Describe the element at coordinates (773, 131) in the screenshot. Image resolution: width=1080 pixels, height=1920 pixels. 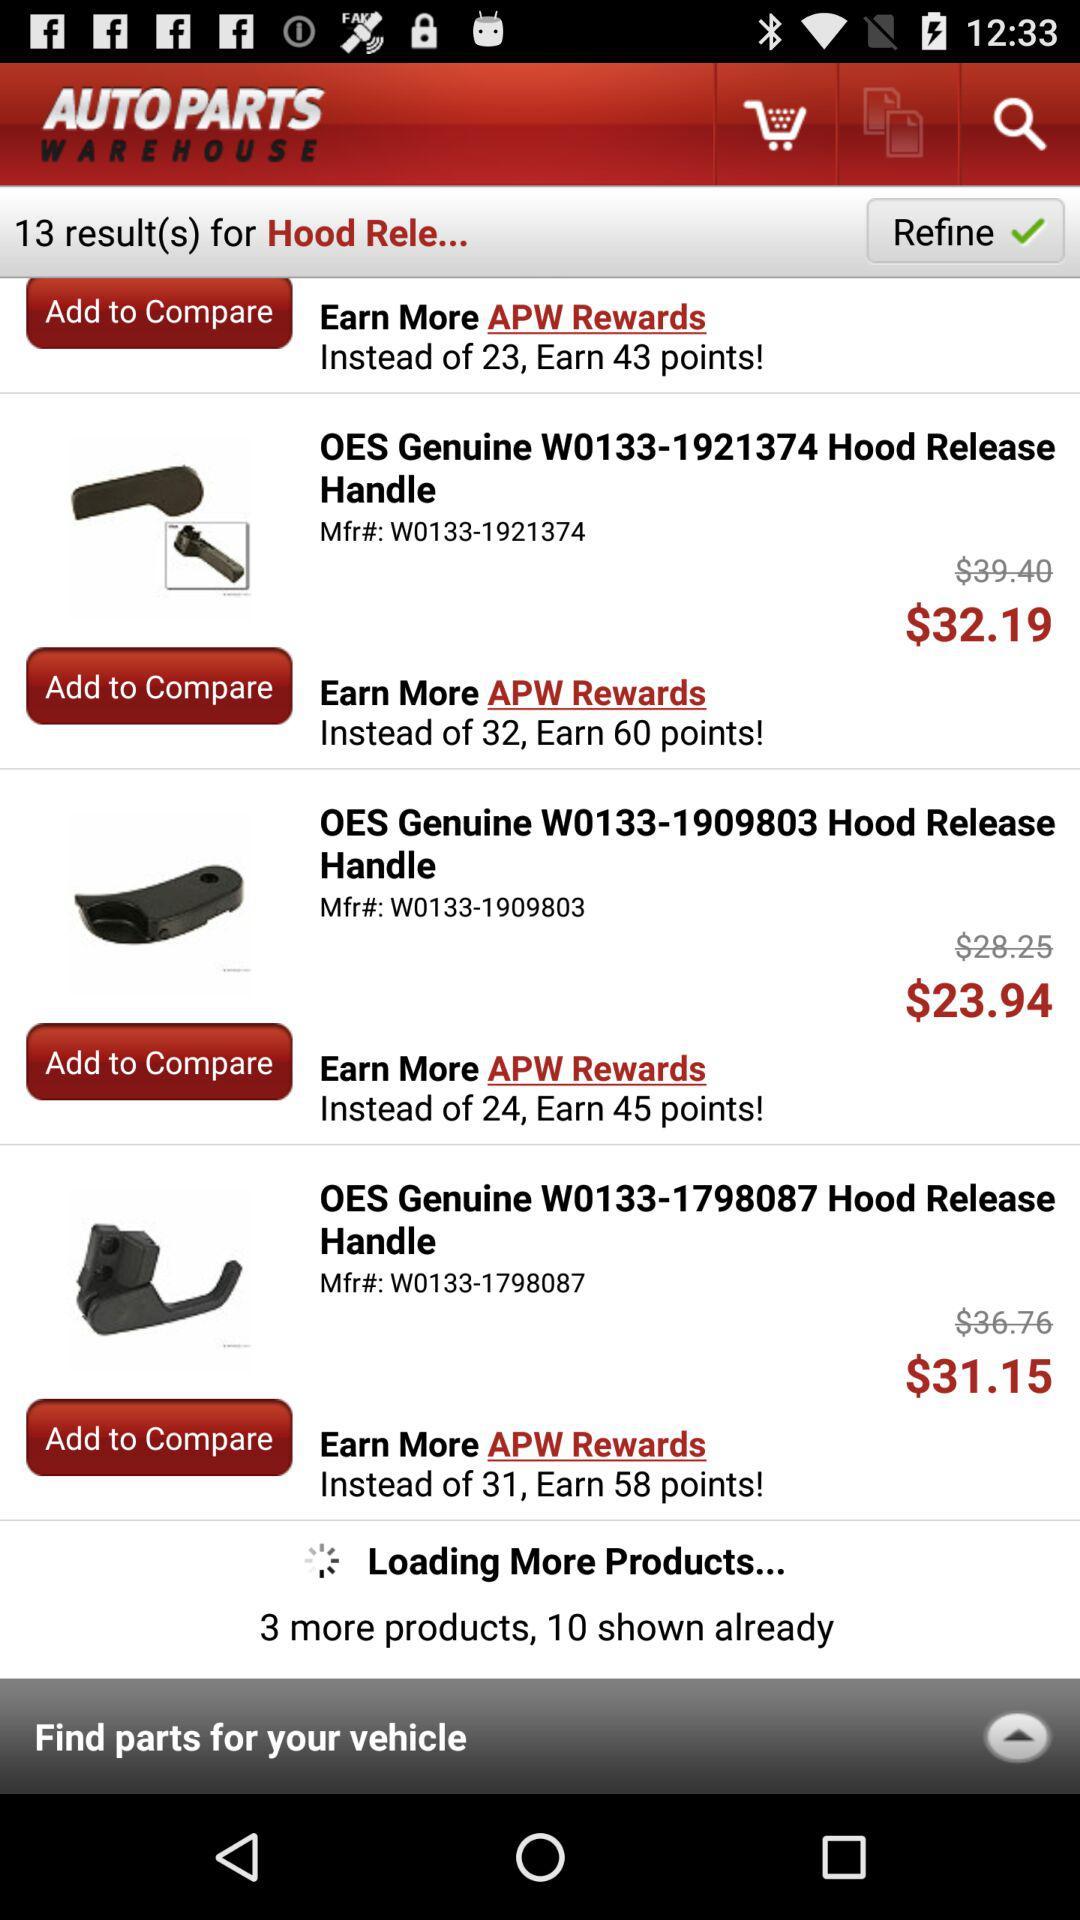
I see `the cart icon` at that location.